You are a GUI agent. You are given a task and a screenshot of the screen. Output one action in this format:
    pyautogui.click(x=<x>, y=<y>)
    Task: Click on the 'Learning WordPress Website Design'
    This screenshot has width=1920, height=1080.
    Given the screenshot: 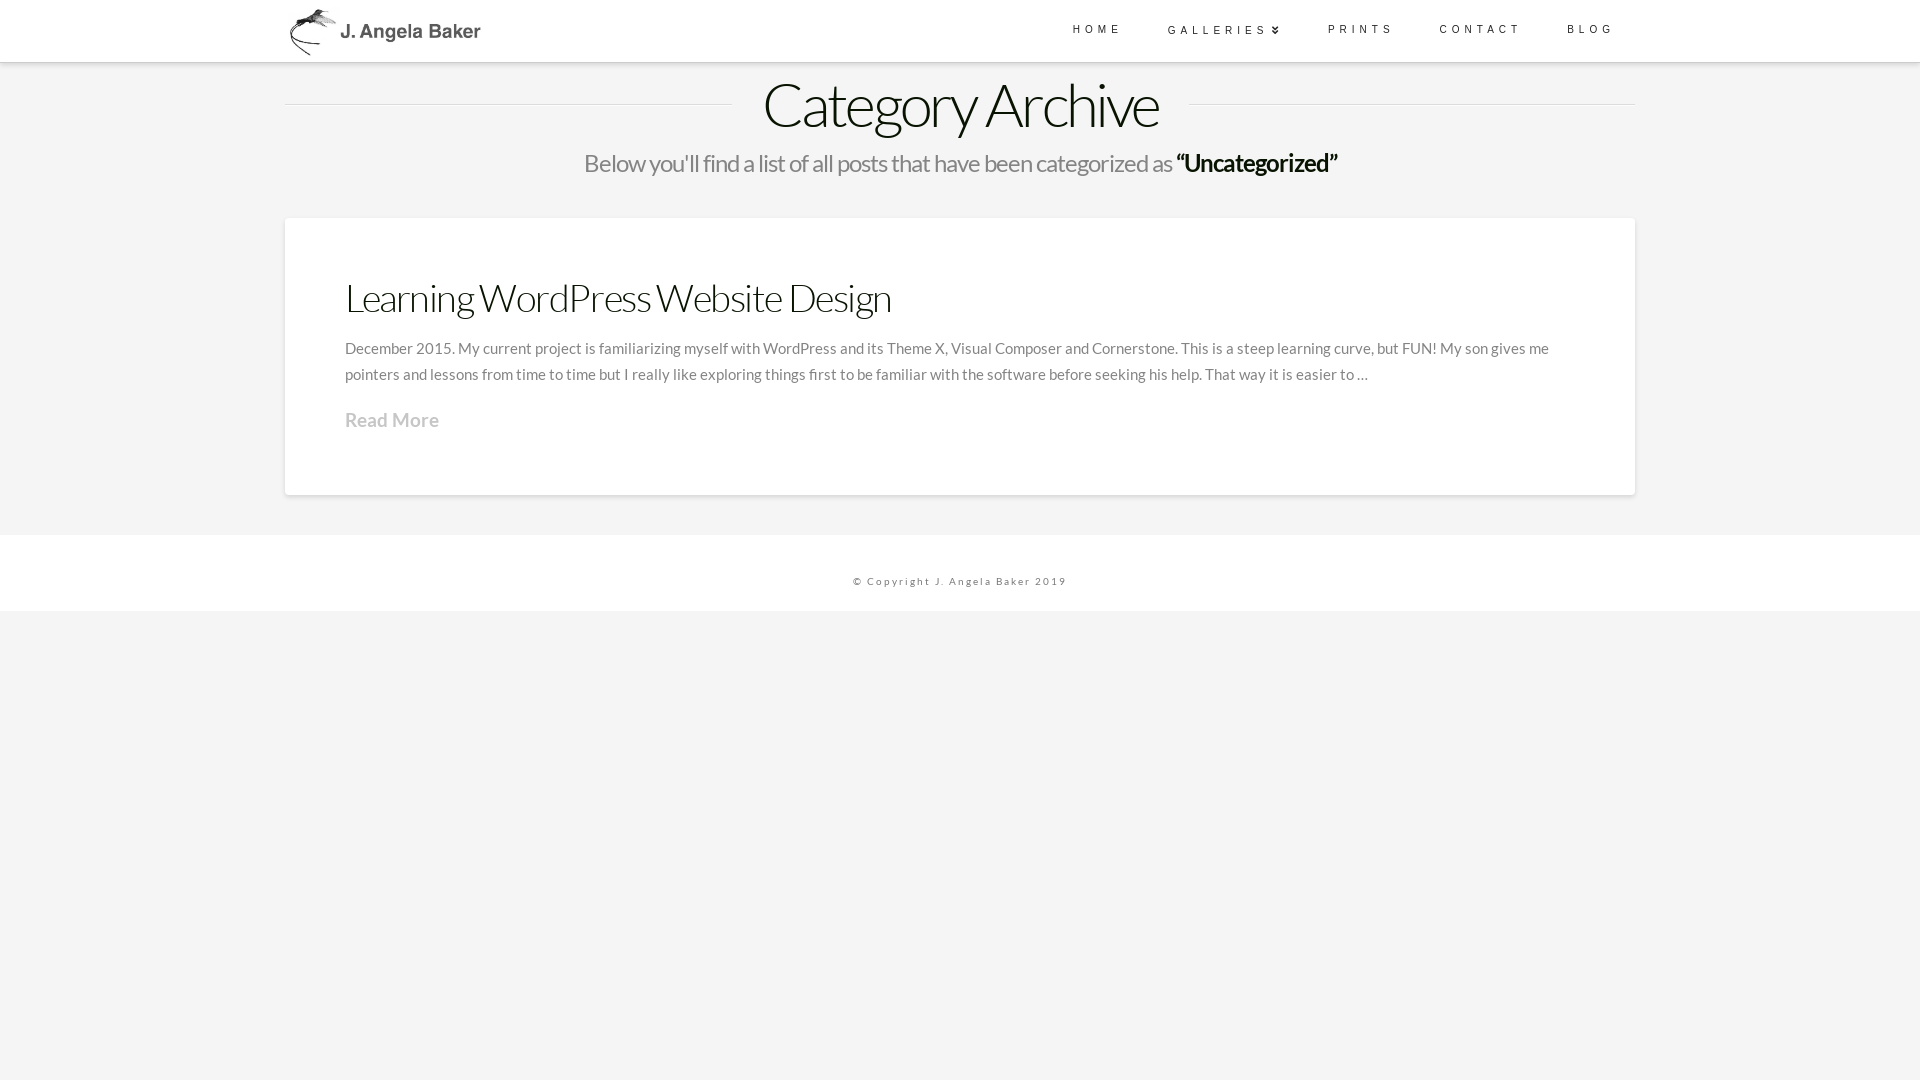 What is the action you would take?
    pyautogui.click(x=617, y=297)
    